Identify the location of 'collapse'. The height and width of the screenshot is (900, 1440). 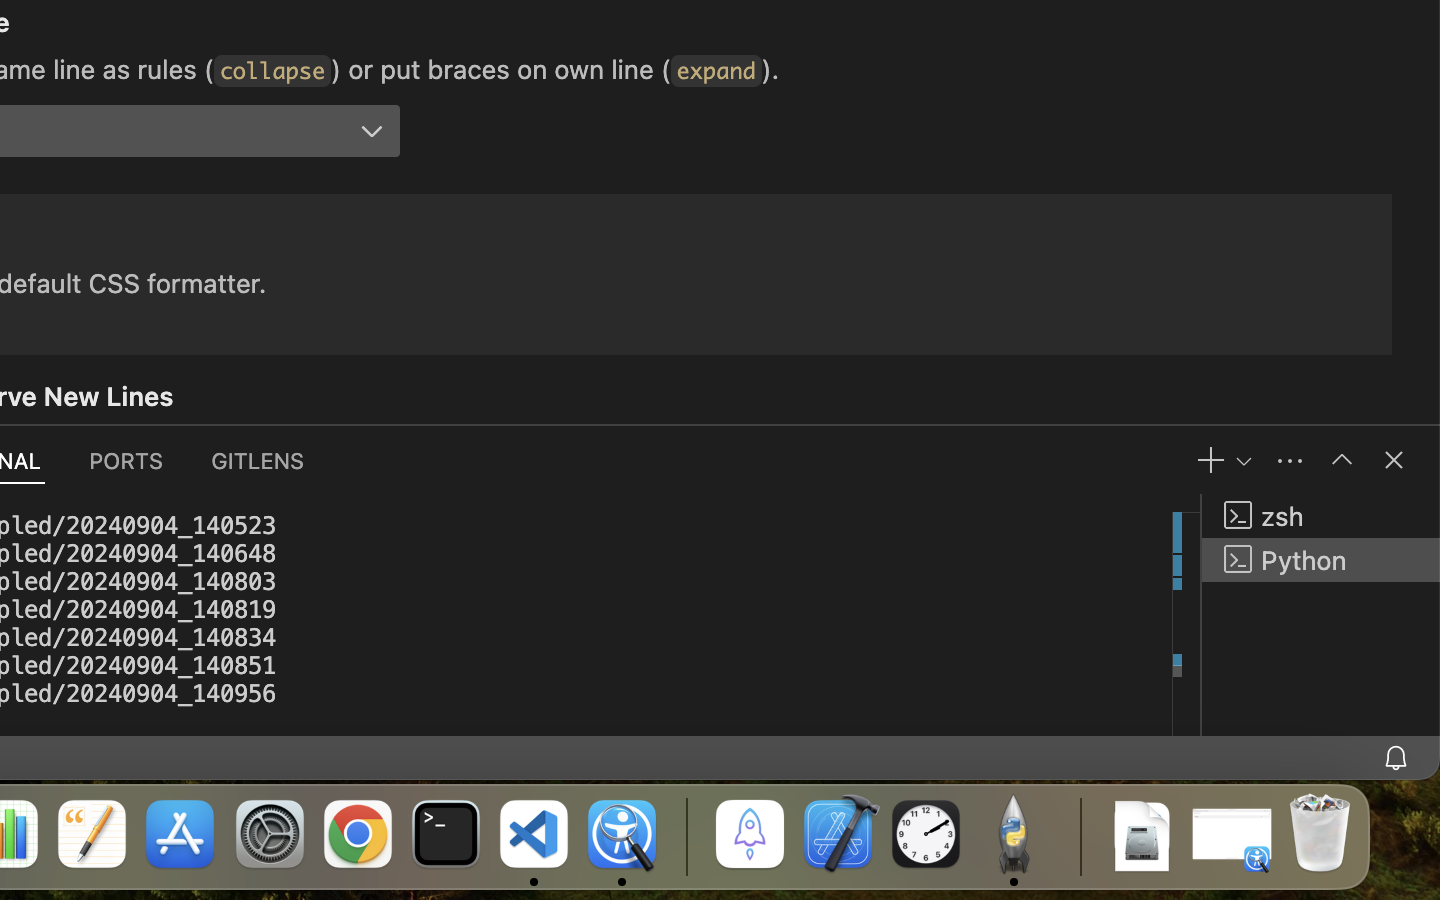
(272, 70).